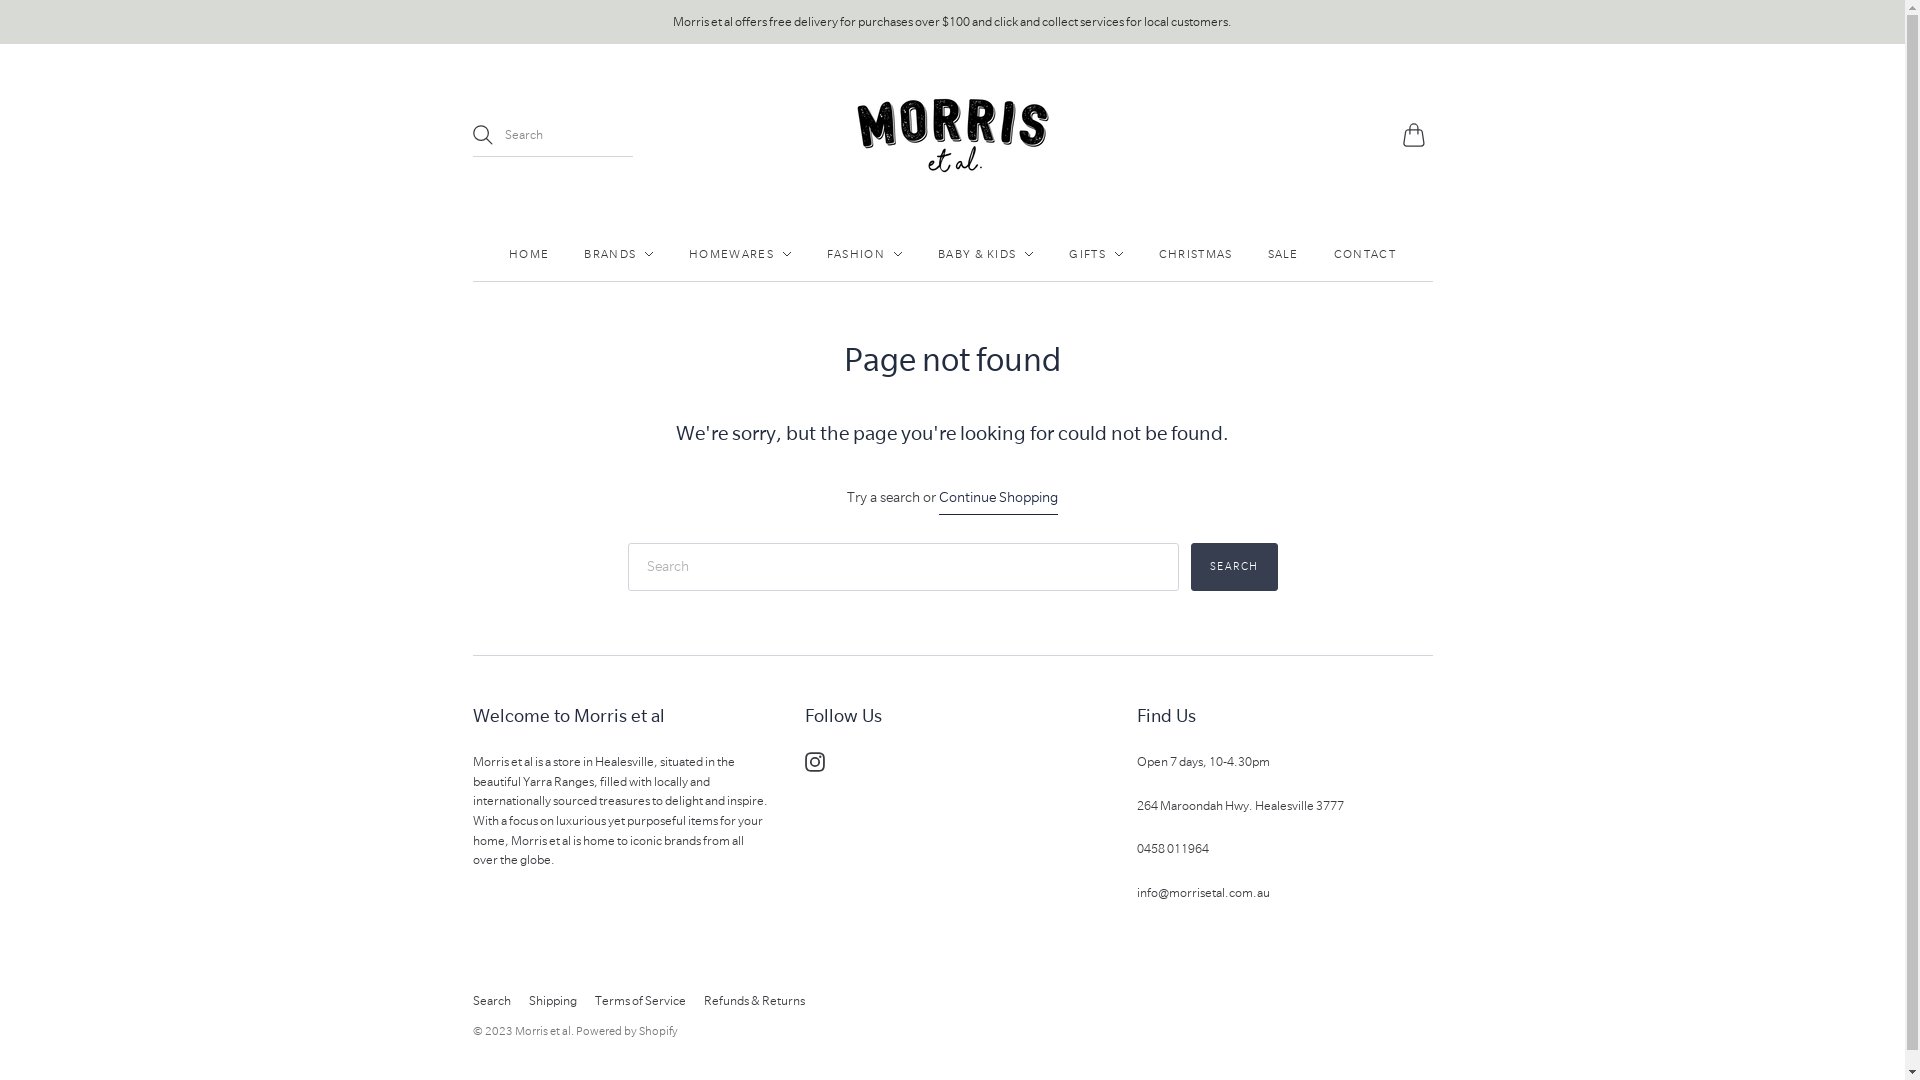 This screenshot has width=1920, height=1080. I want to click on 'HOME', so click(528, 253).